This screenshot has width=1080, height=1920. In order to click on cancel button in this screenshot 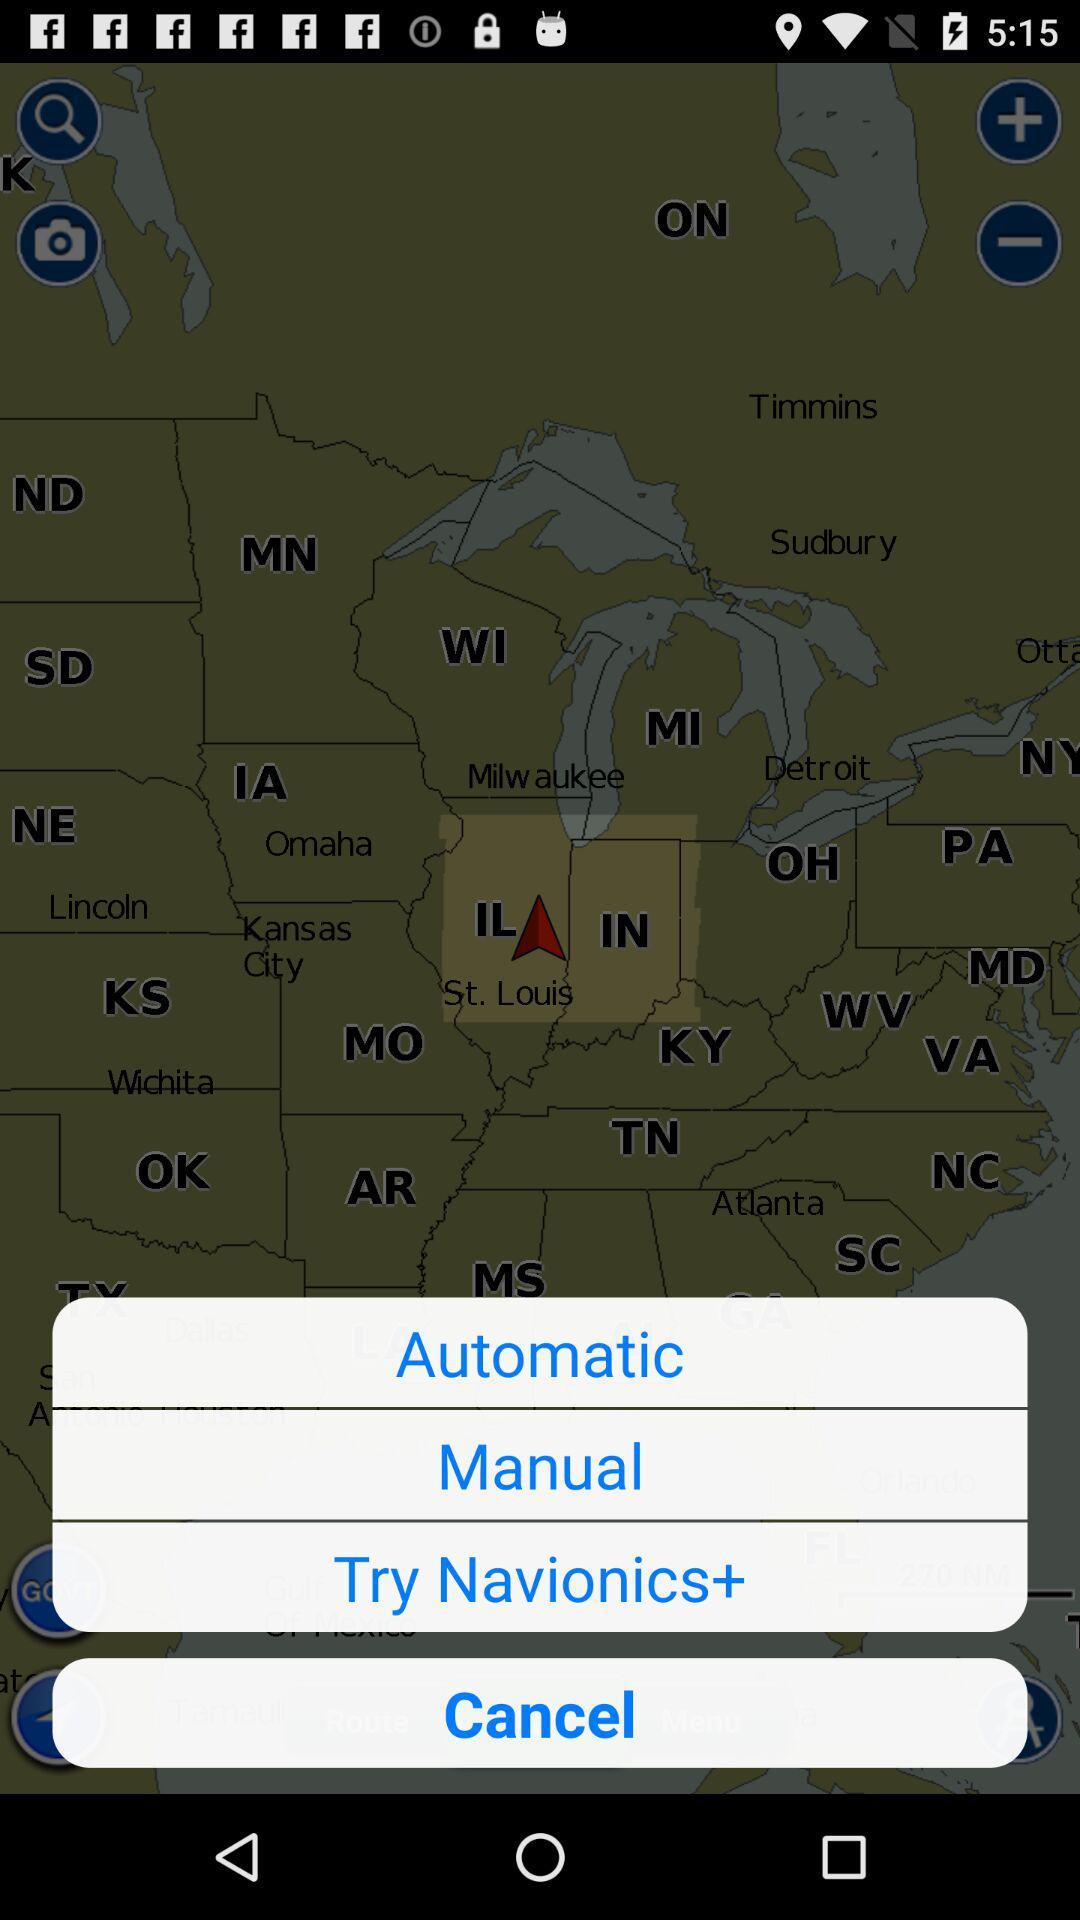, I will do `click(540, 1712)`.